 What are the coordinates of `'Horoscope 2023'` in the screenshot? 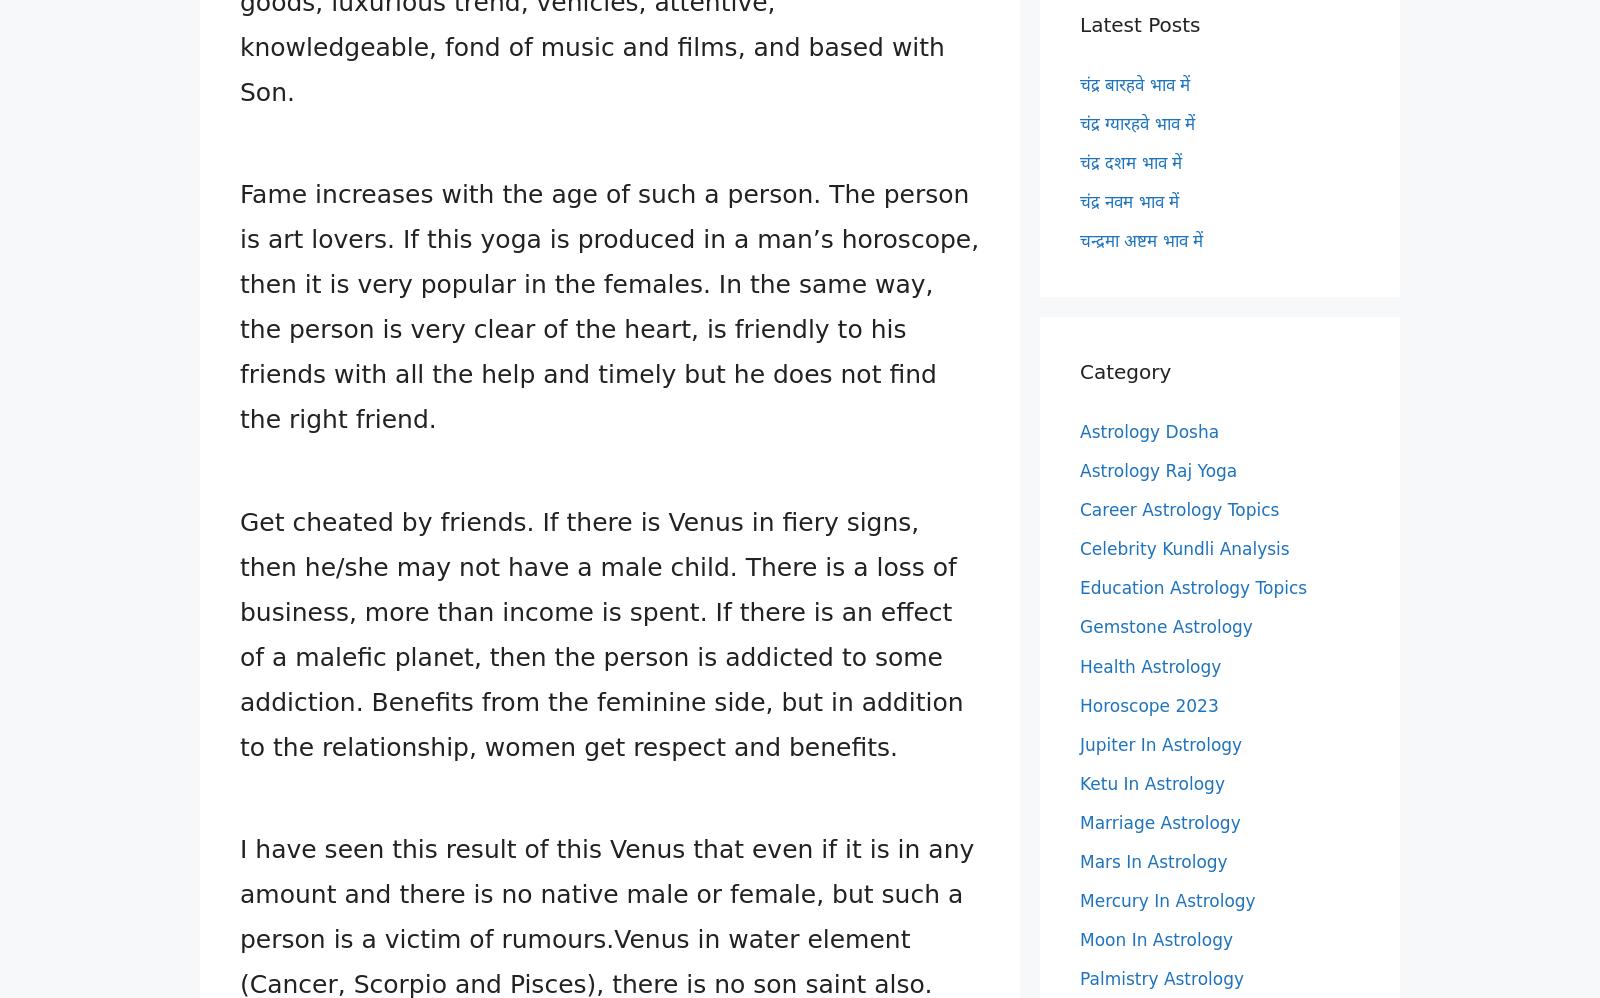 It's located at (1148, 704).